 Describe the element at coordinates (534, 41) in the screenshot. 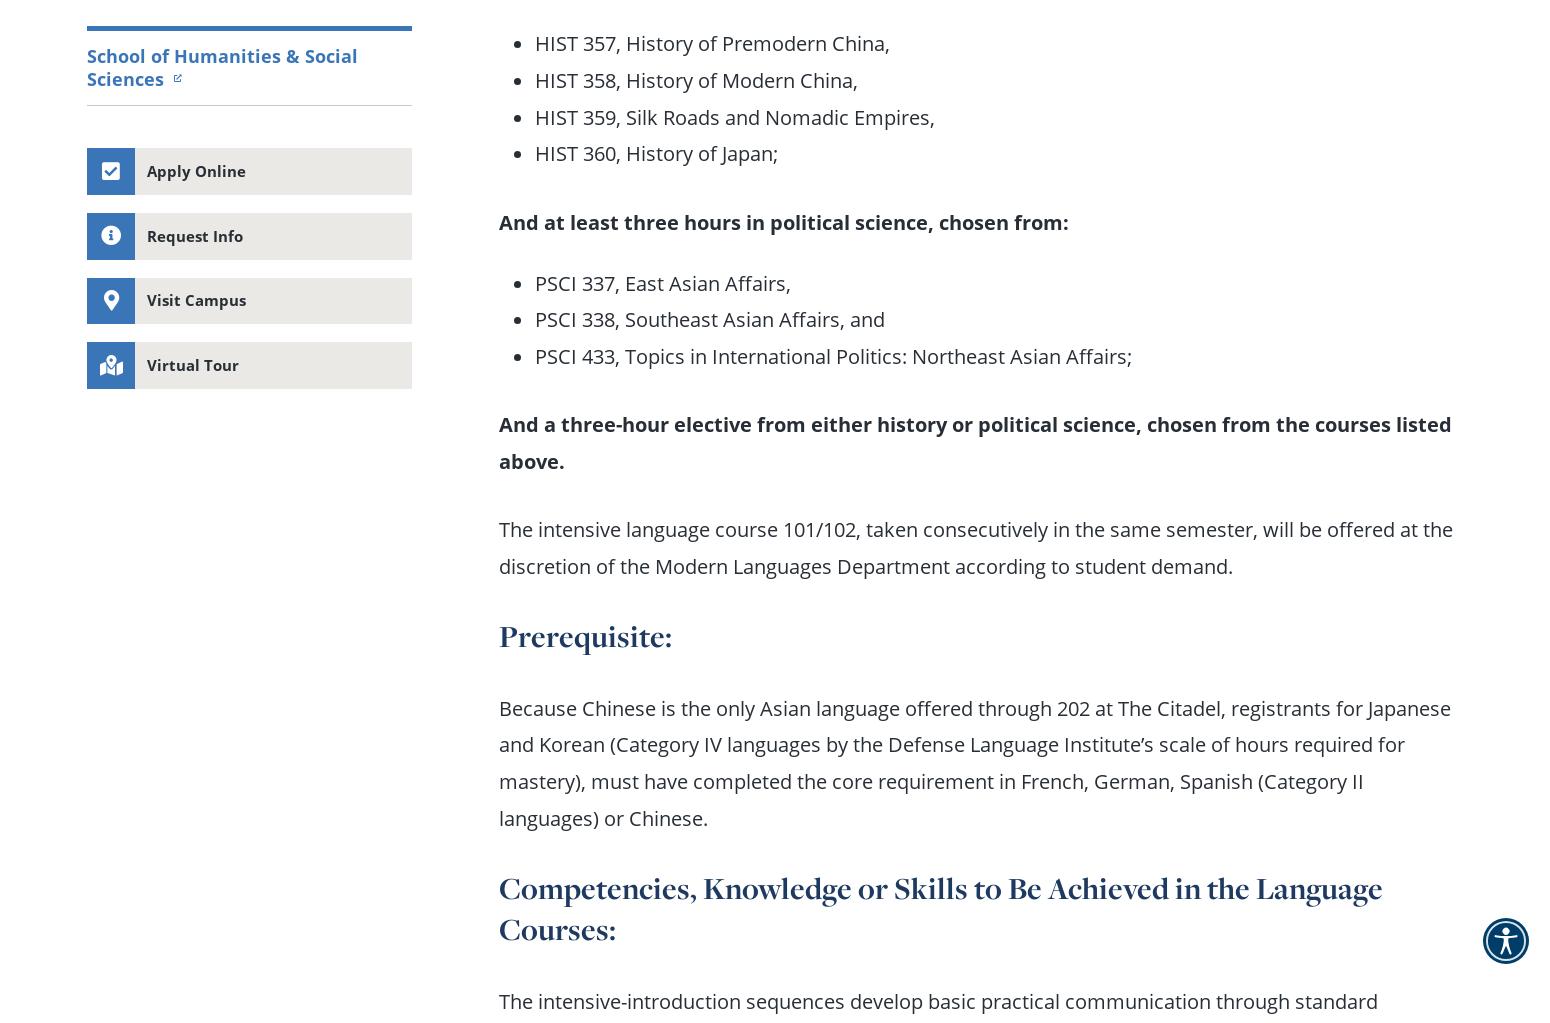

I see `'HIST 357, History of Premodern China,'` at that location.